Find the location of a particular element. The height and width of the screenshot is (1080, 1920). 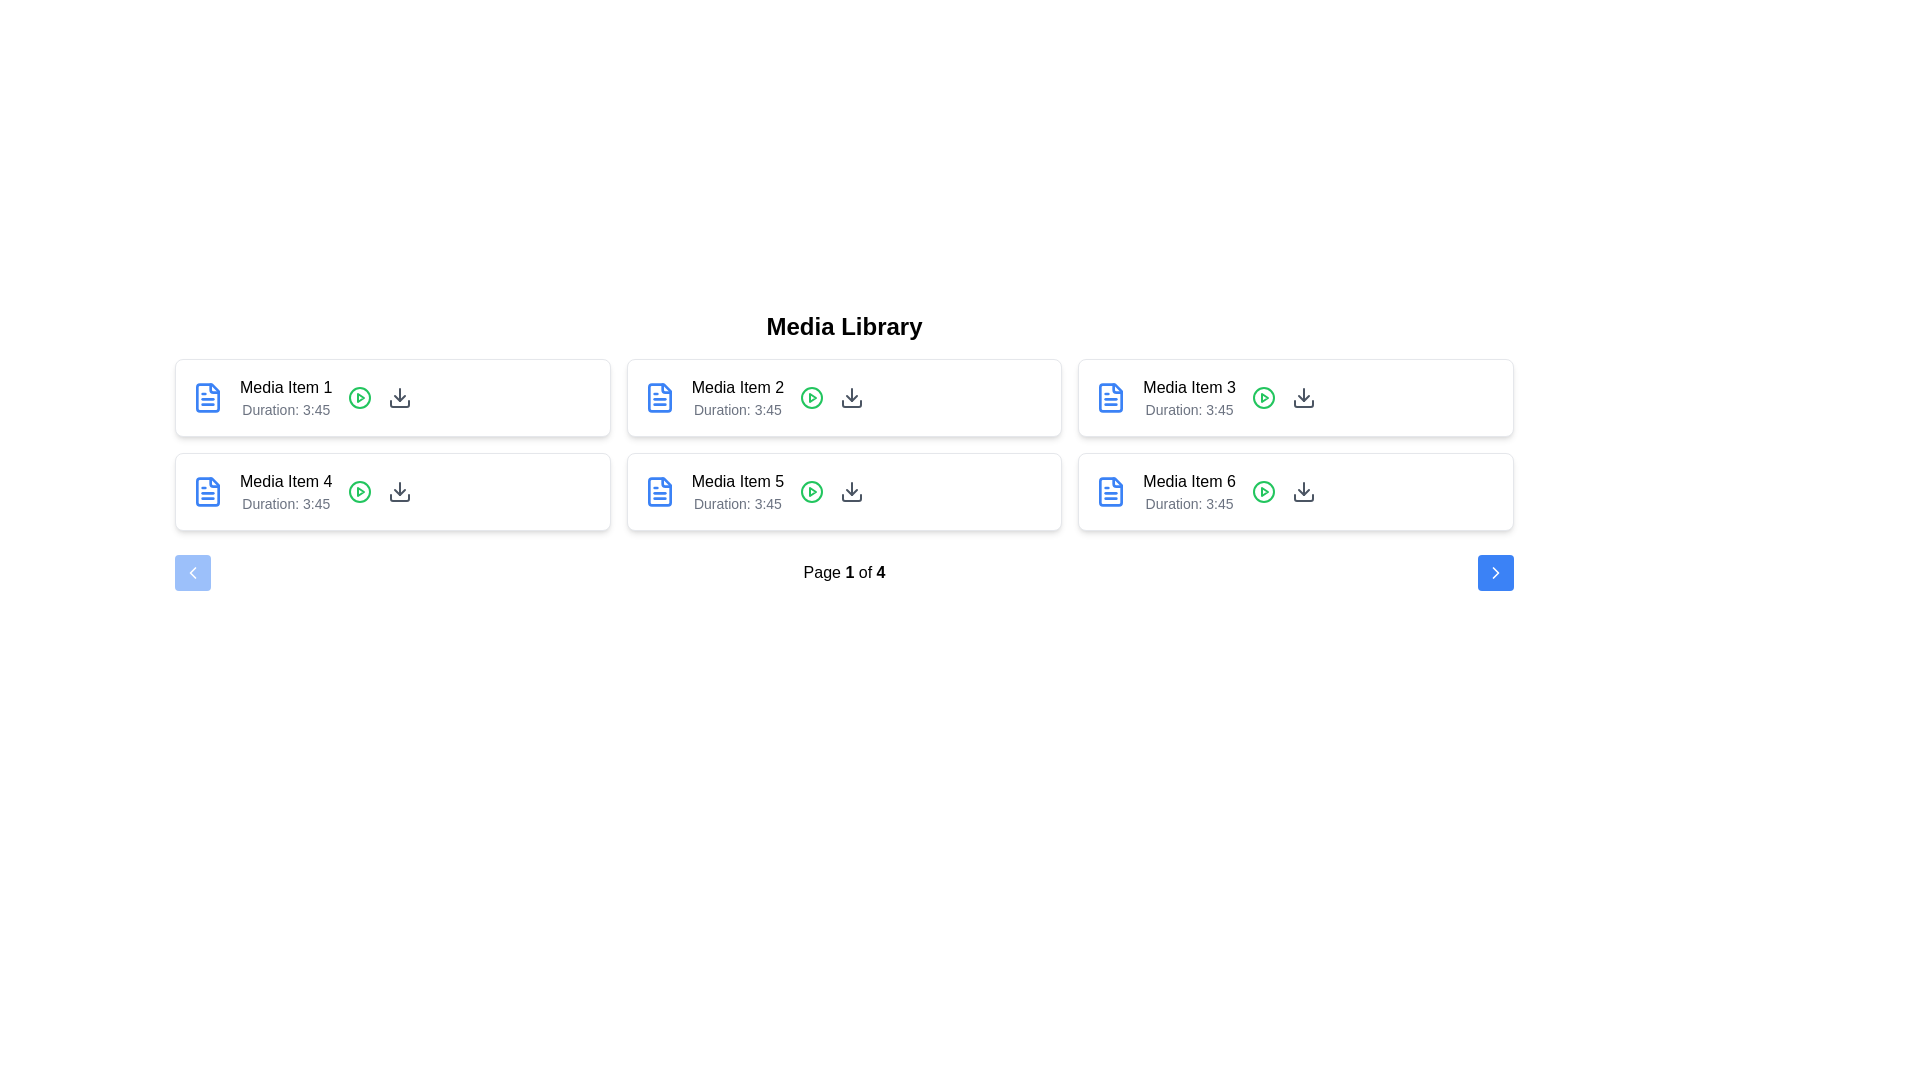

the text label element displaying 'Duration: 3:45' located within the media card labeled 'Media Item 3' in the top-right quadrant is located at coordinates (1189, 408).